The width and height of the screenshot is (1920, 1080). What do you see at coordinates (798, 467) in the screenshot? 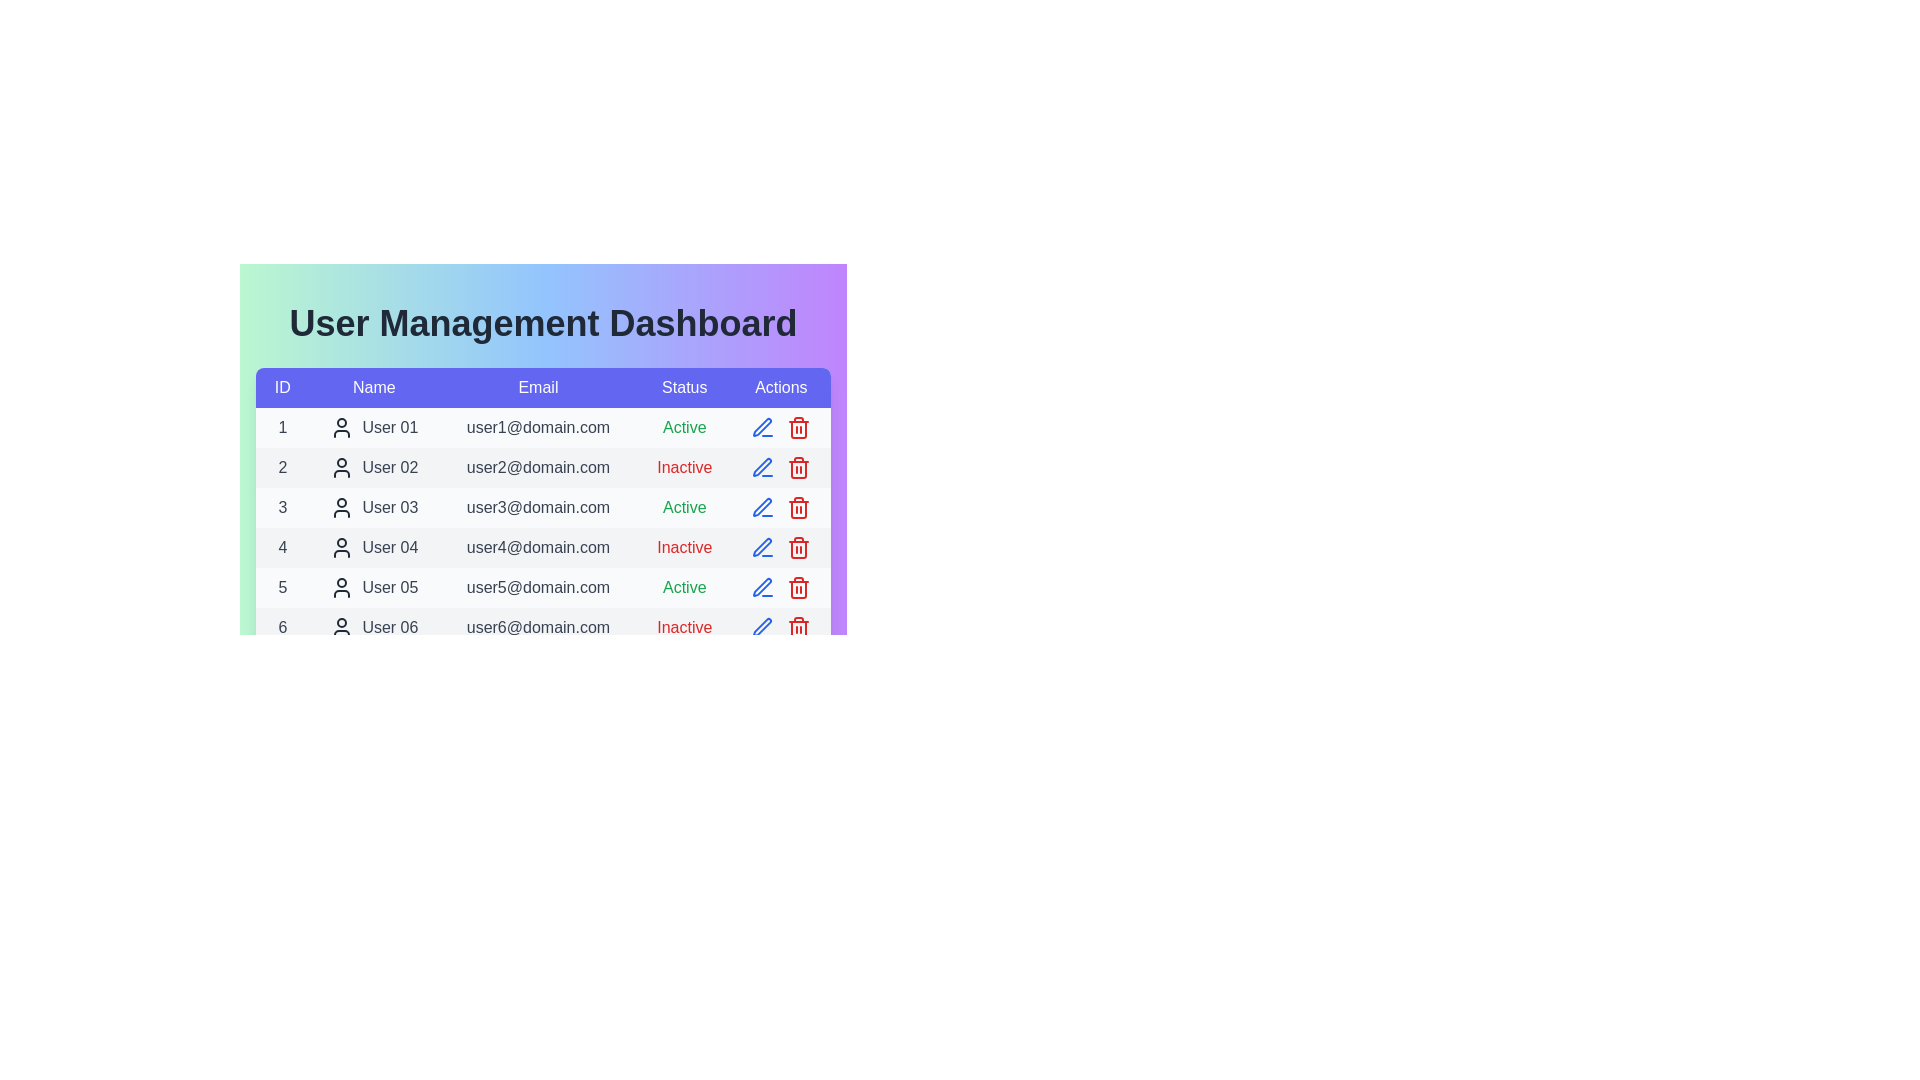
I see `the delete icon for user with ID 2` at bounding box center [798, 467].